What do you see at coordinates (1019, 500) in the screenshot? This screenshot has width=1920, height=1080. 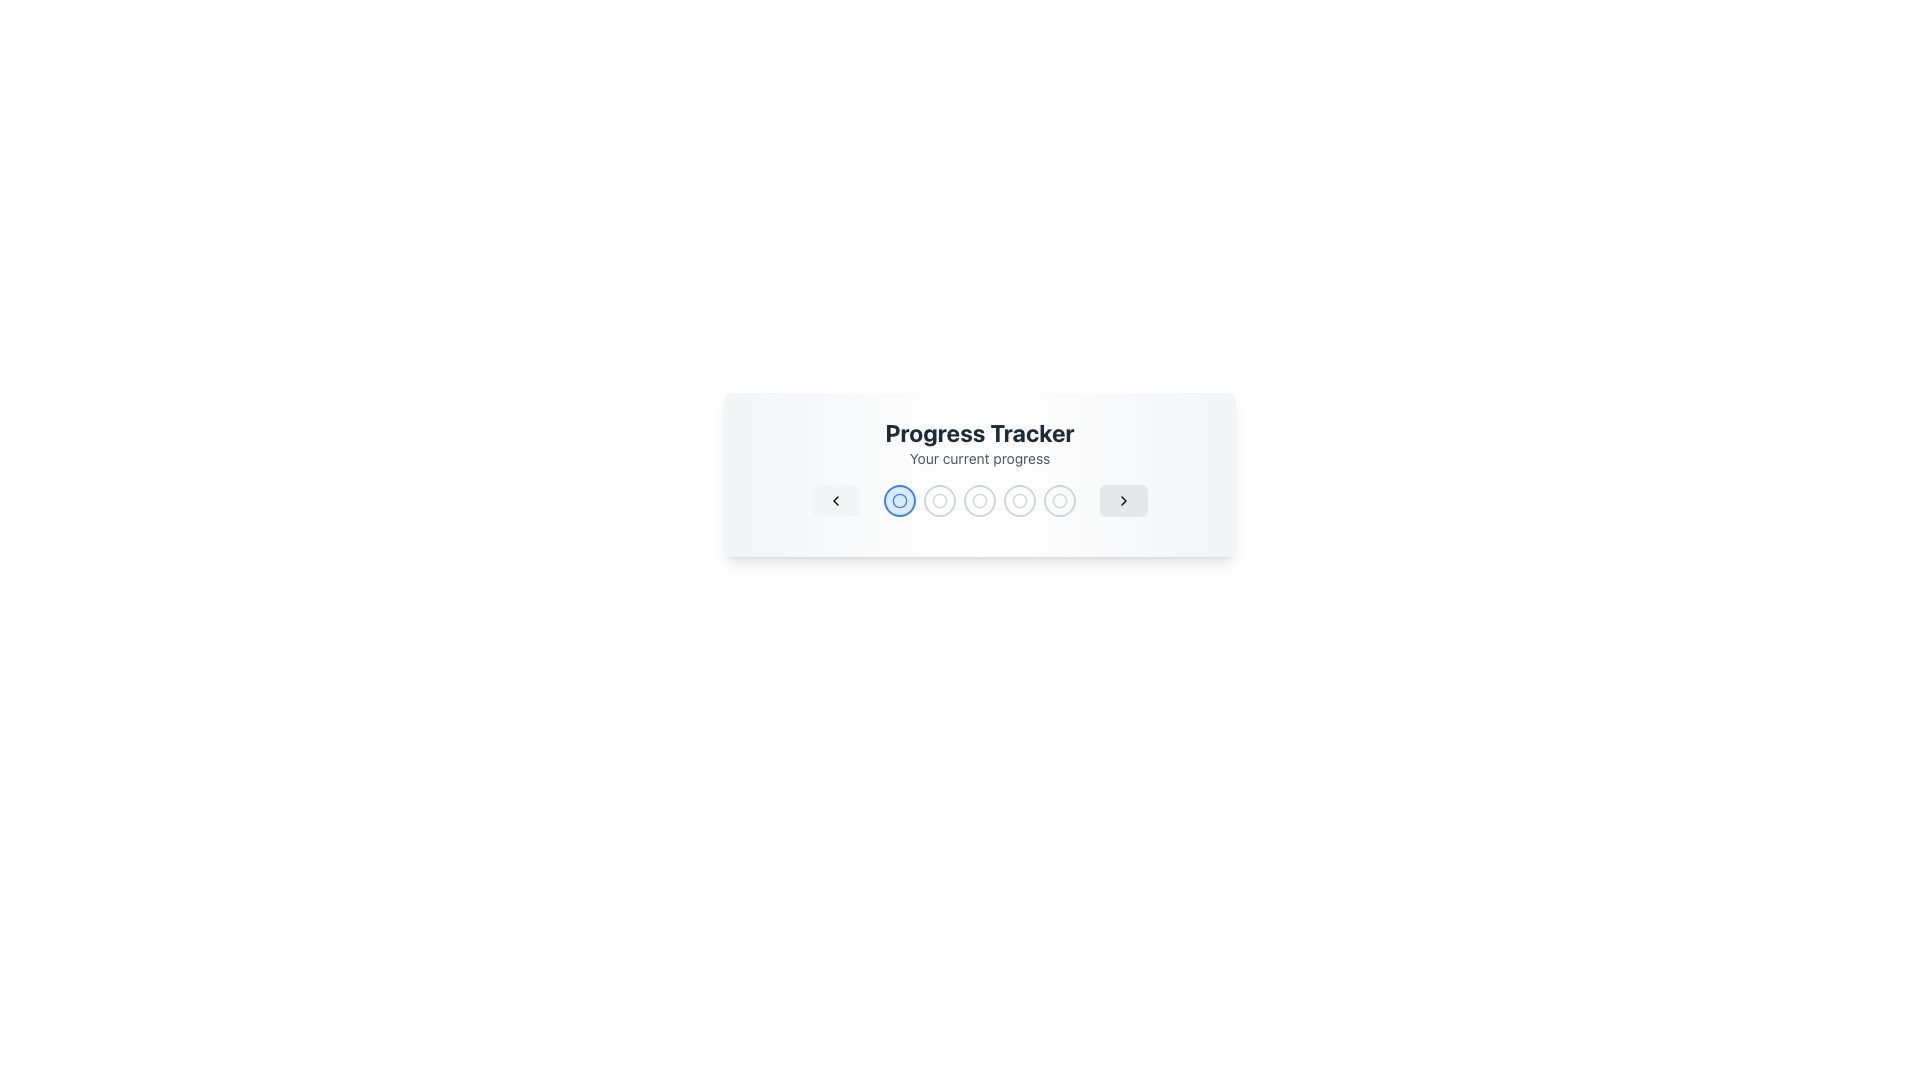 I see `the third circular progress indicator in the progress tracker interface, which is outlined with a thin border and has no fill color` at bounding box center [1019, 500].